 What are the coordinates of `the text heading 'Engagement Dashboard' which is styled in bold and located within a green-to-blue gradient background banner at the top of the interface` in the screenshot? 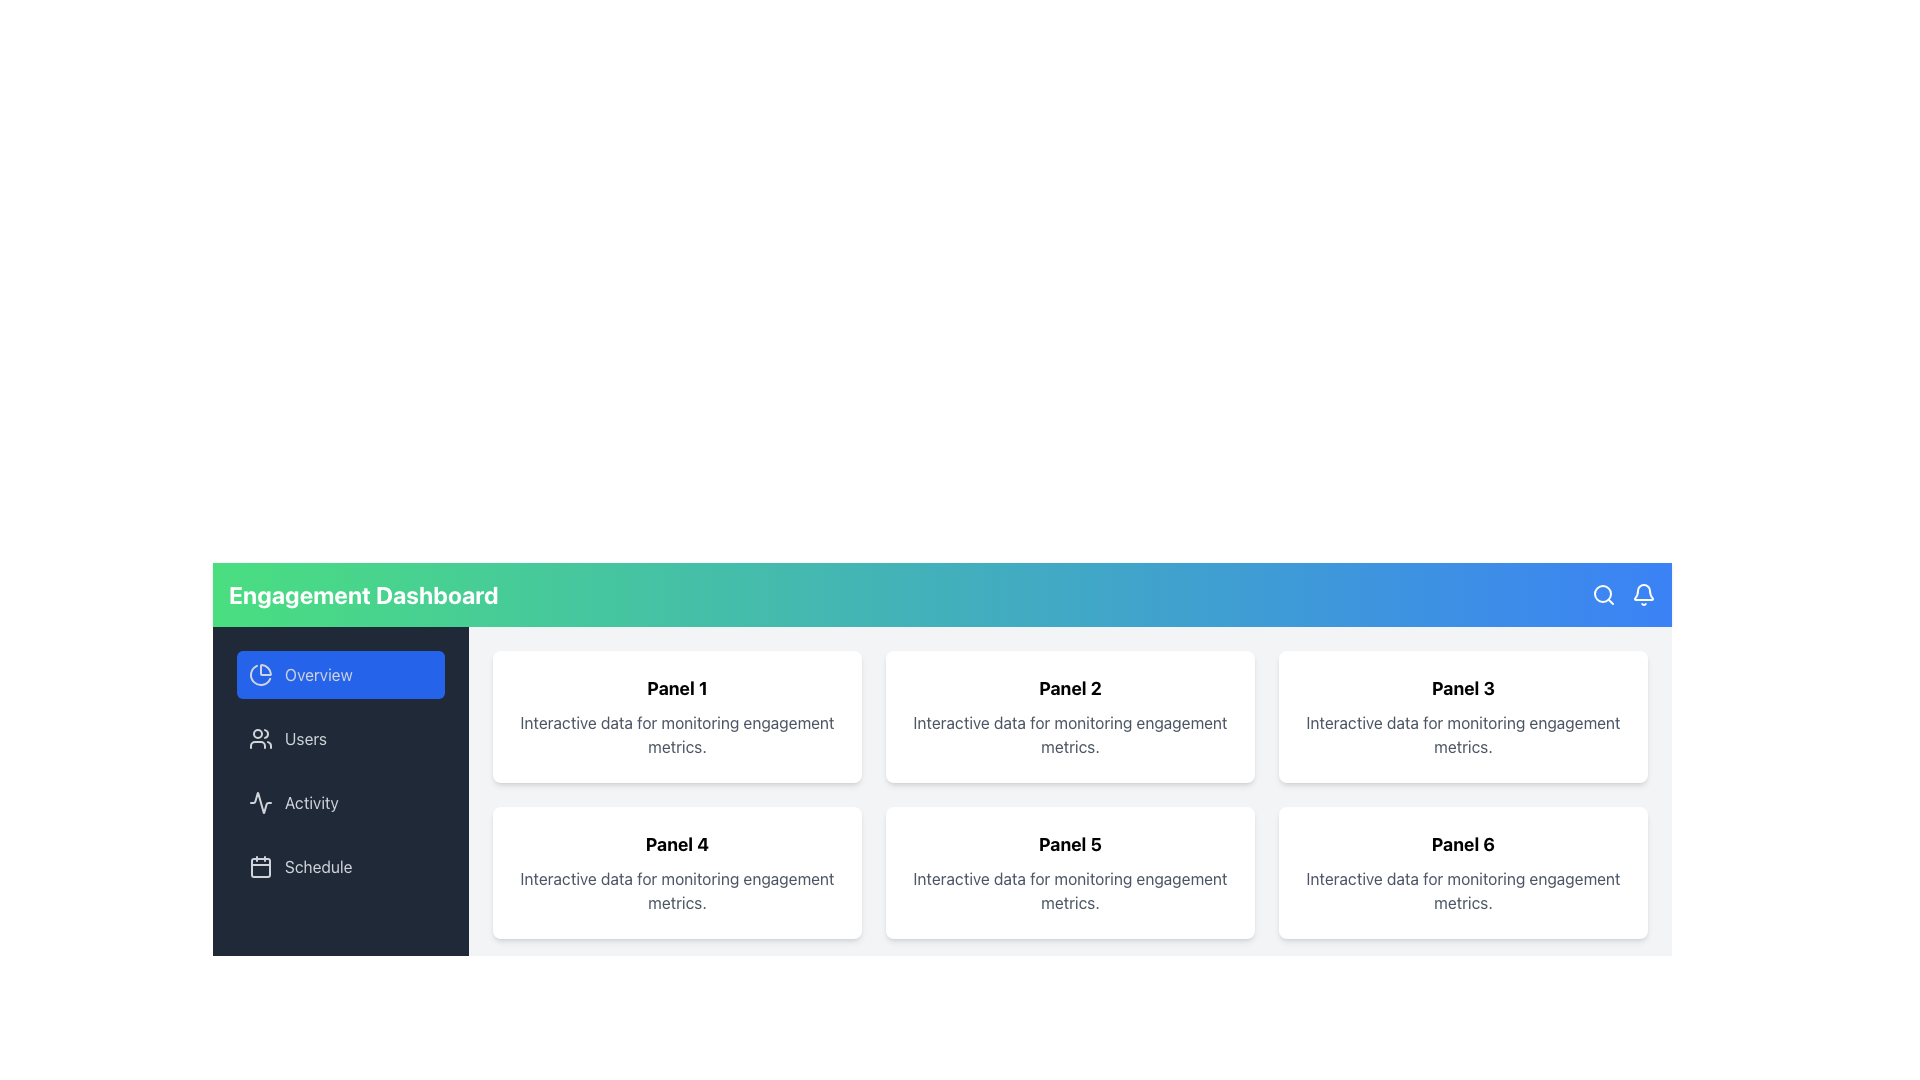 It's located at (363, 593).